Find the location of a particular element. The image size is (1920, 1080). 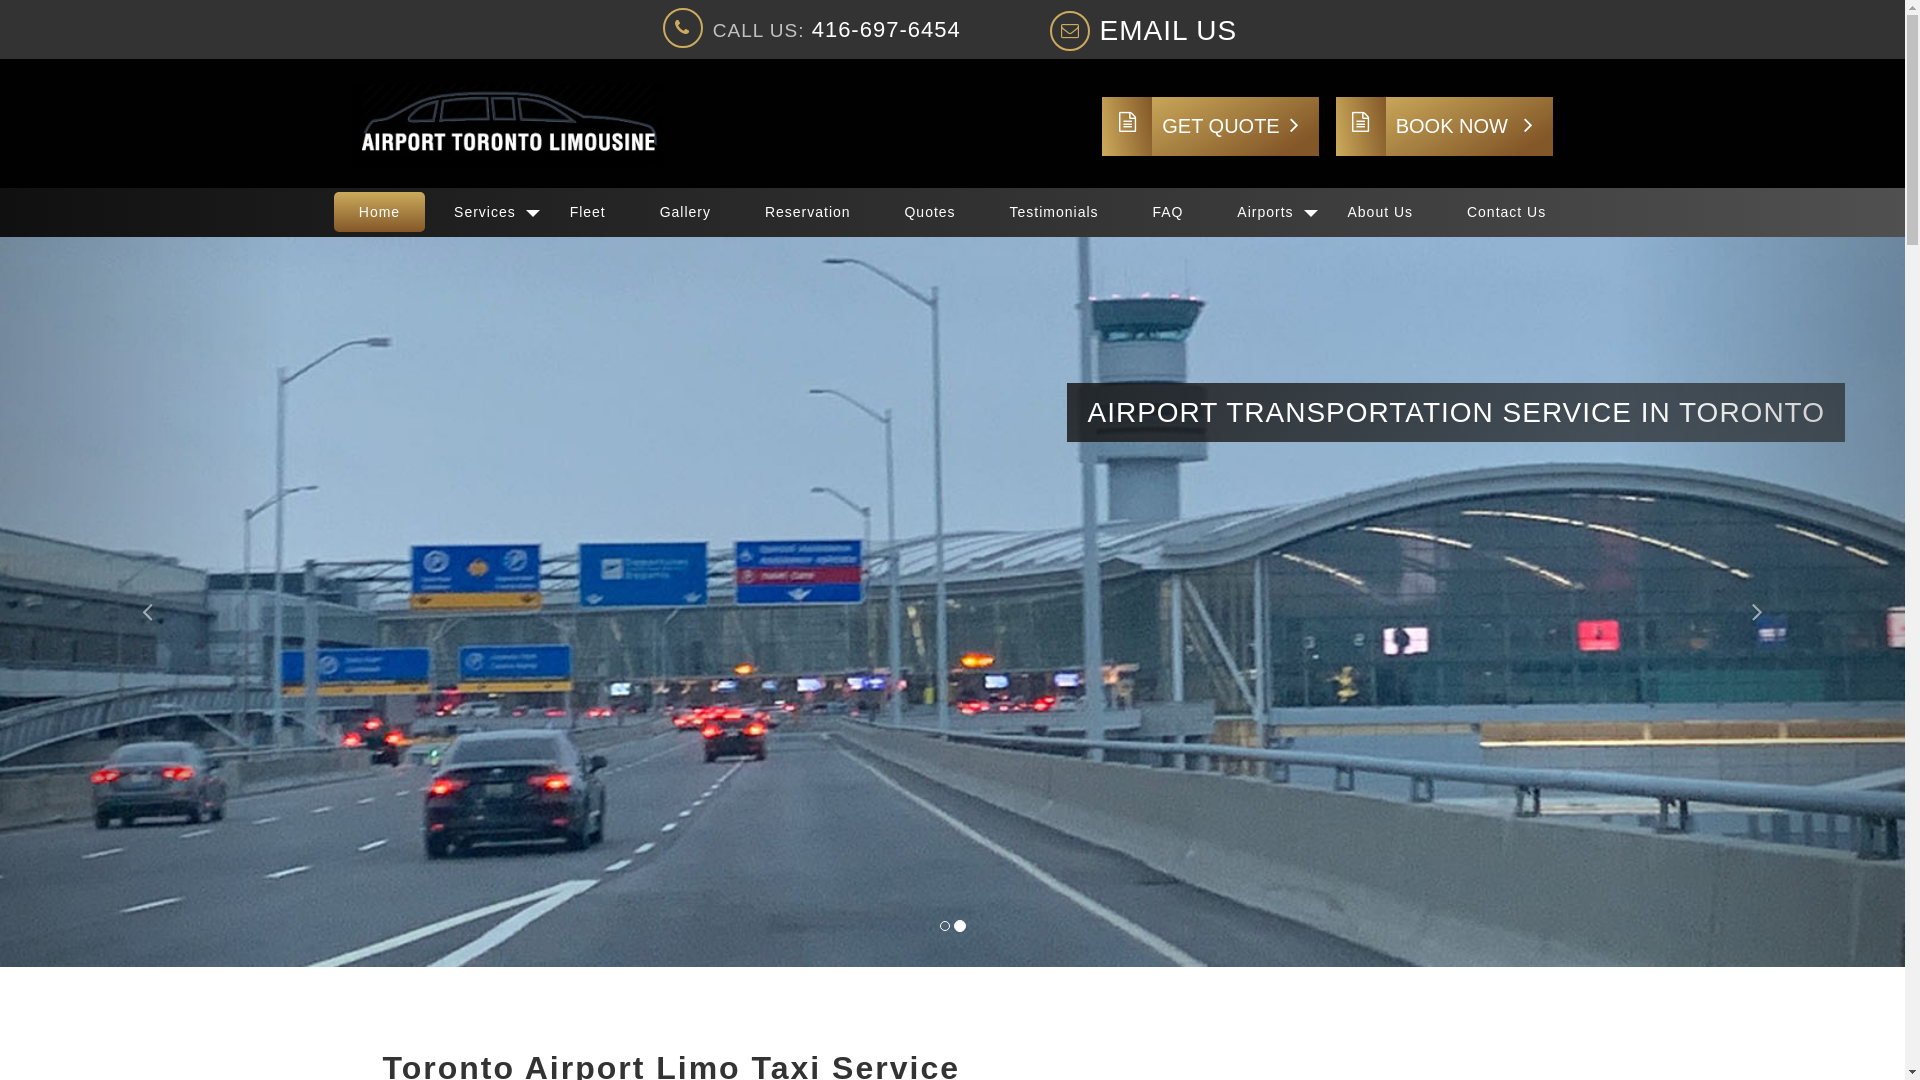

'Home' is located at coordinates (334, 212).